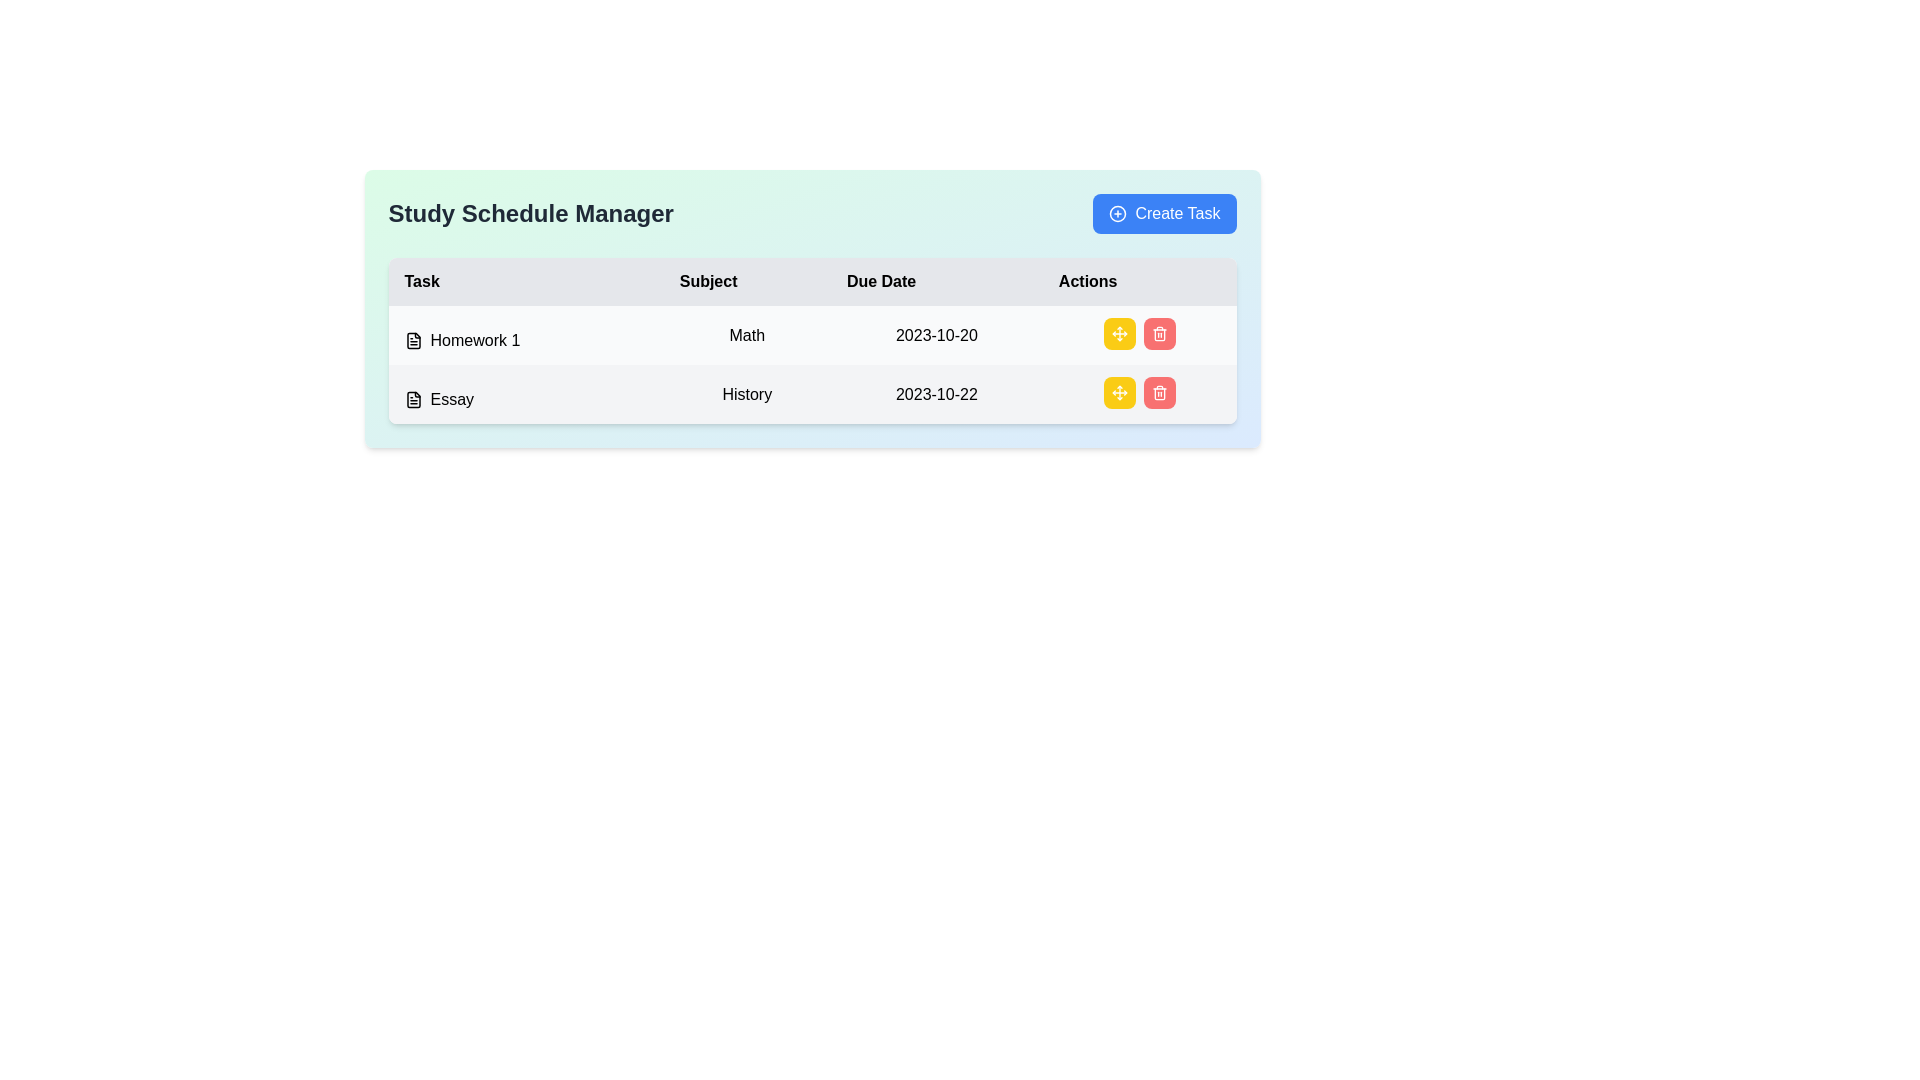 The width and height of the screenshot is (1920, 1080). I want to click on the small document icon styled with a stroke outline, located next to the text 'Essay' in the first column of the second row within the table under the 'Task' column, so click(412, 400).